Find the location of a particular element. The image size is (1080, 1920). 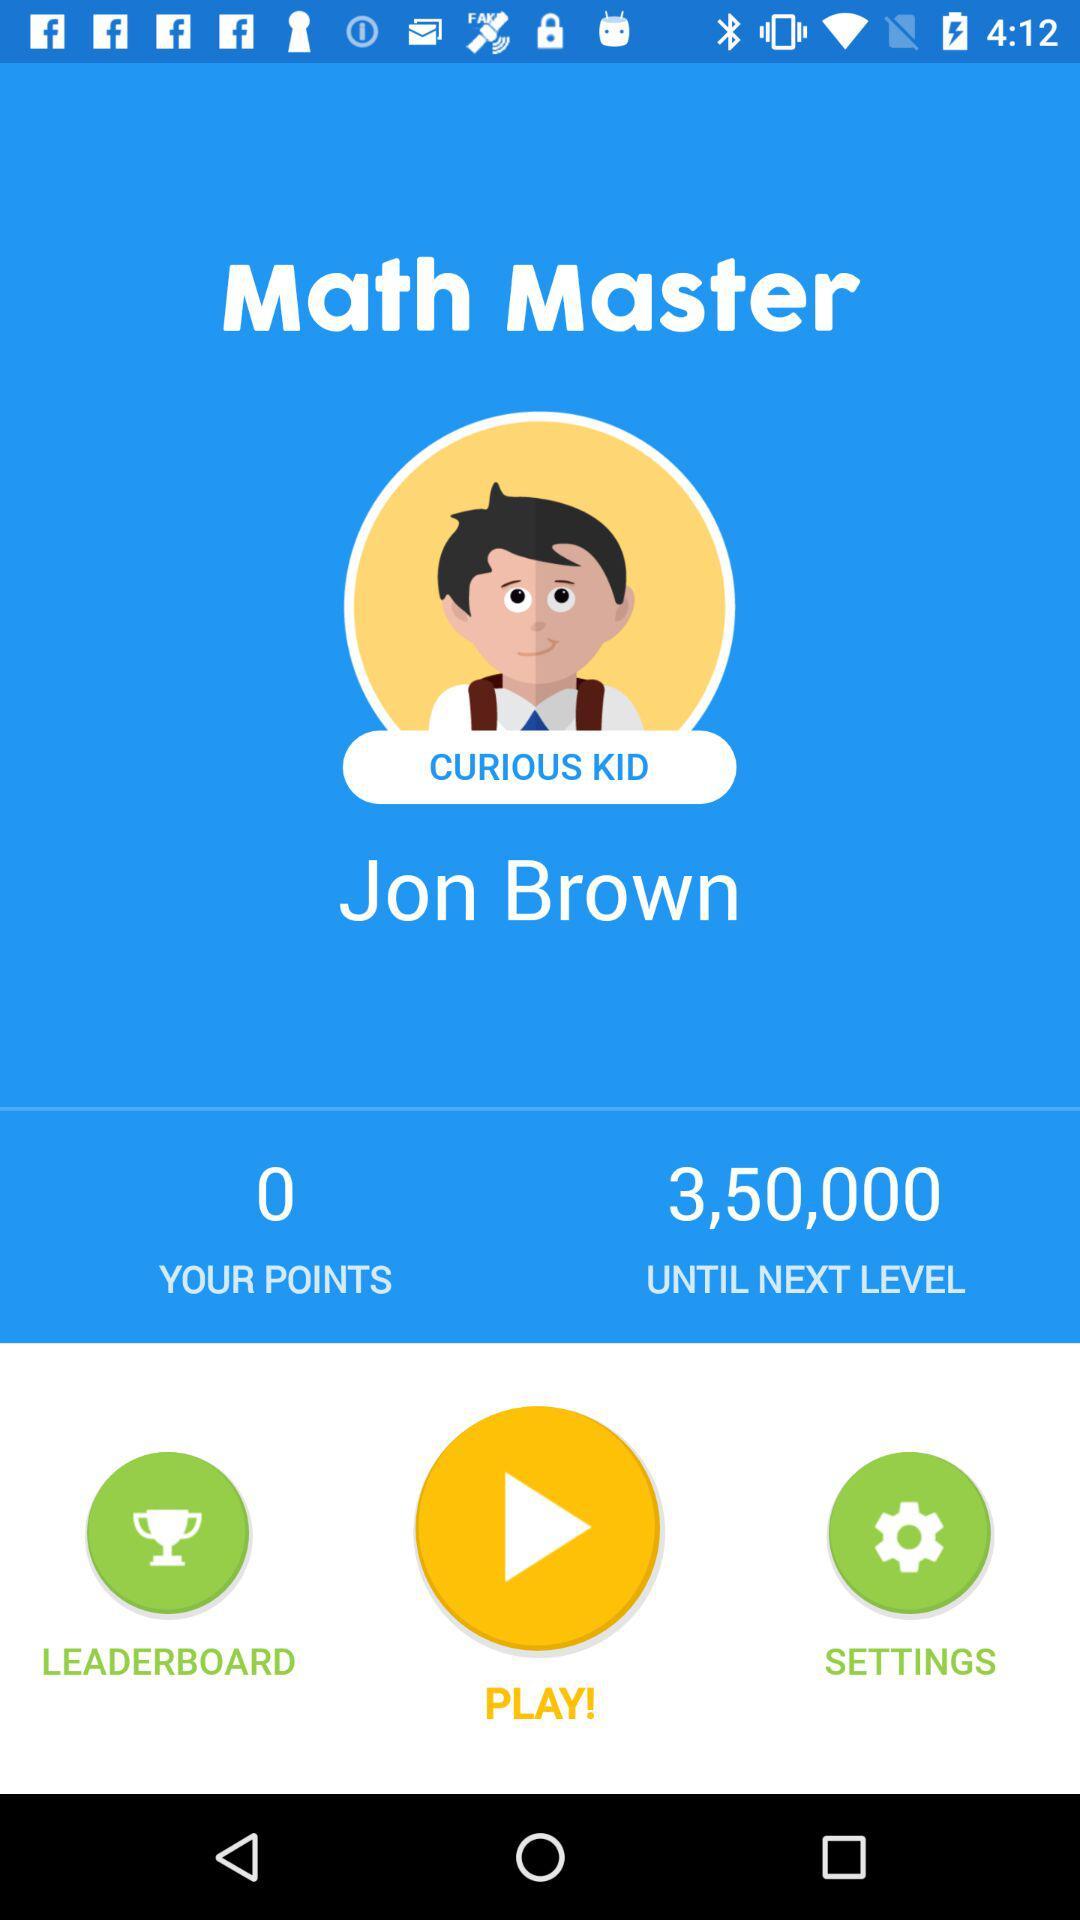

play is located at coordinates (538, 1531).